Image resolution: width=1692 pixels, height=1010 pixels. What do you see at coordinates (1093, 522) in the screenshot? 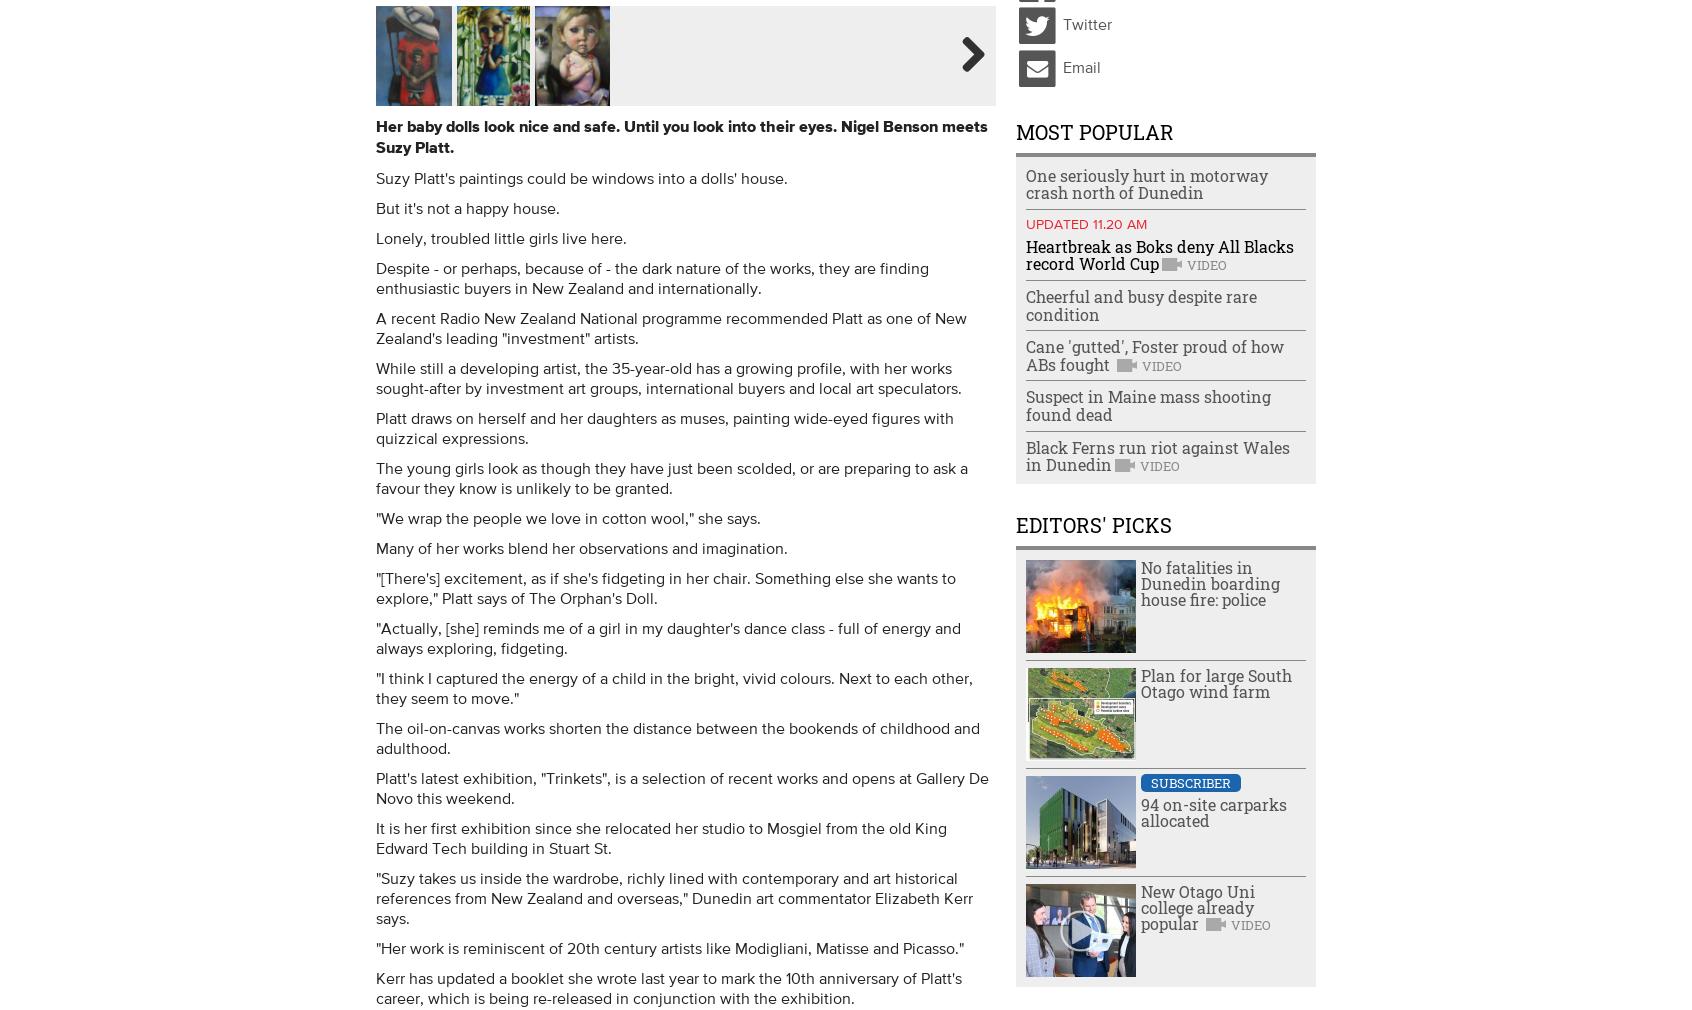
I see `'Editors' Picks'` at bounding box center [1093, 522].